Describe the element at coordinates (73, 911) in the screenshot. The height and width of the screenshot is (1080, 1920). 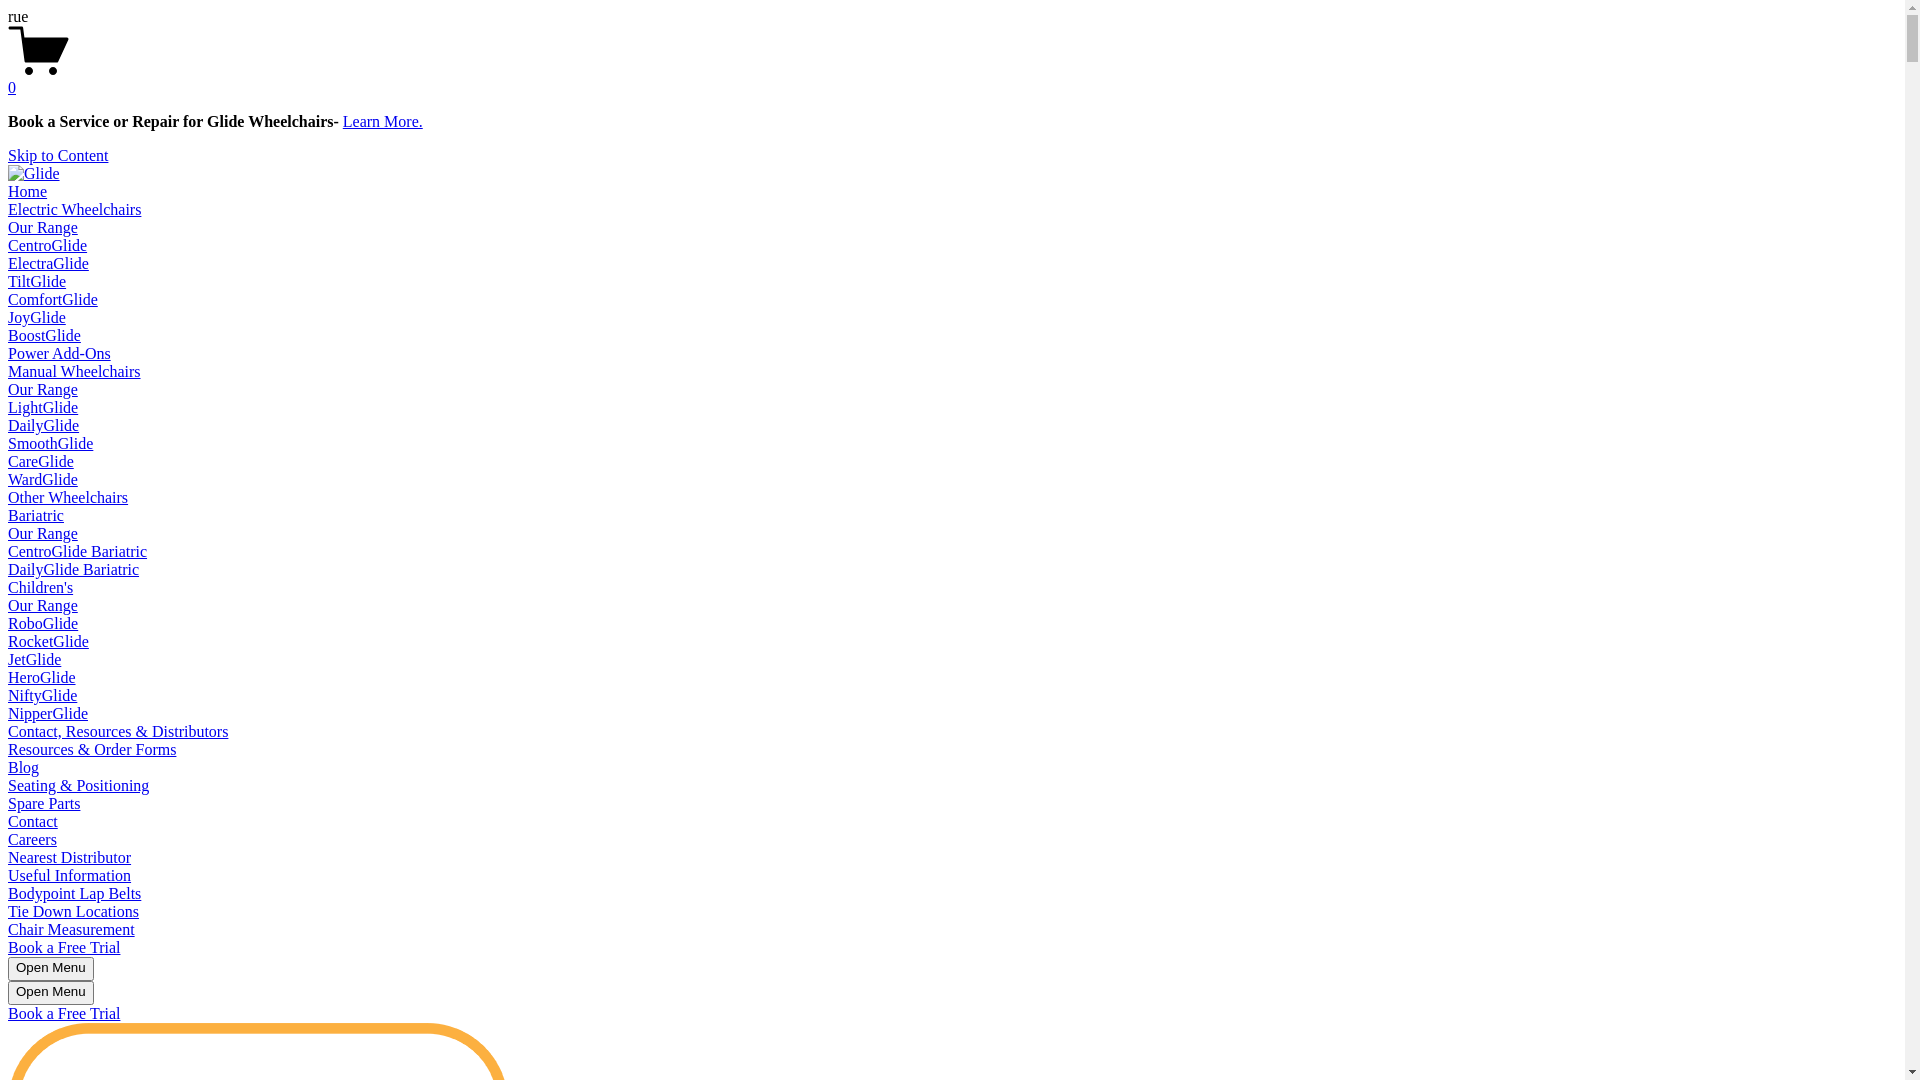
I see `'Tie Down Locations'` at that location.